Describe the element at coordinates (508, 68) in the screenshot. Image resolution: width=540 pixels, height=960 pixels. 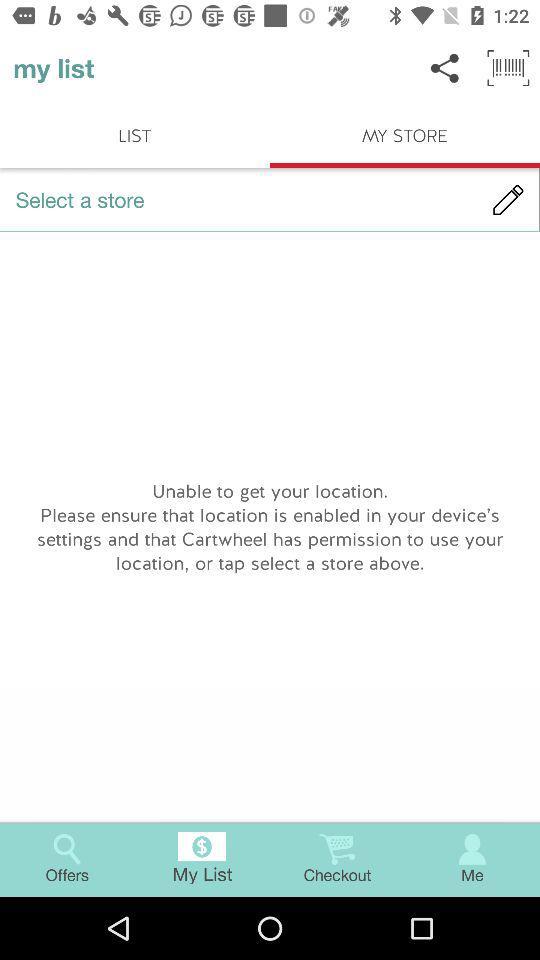
I see `item above select a store icon` at that location.